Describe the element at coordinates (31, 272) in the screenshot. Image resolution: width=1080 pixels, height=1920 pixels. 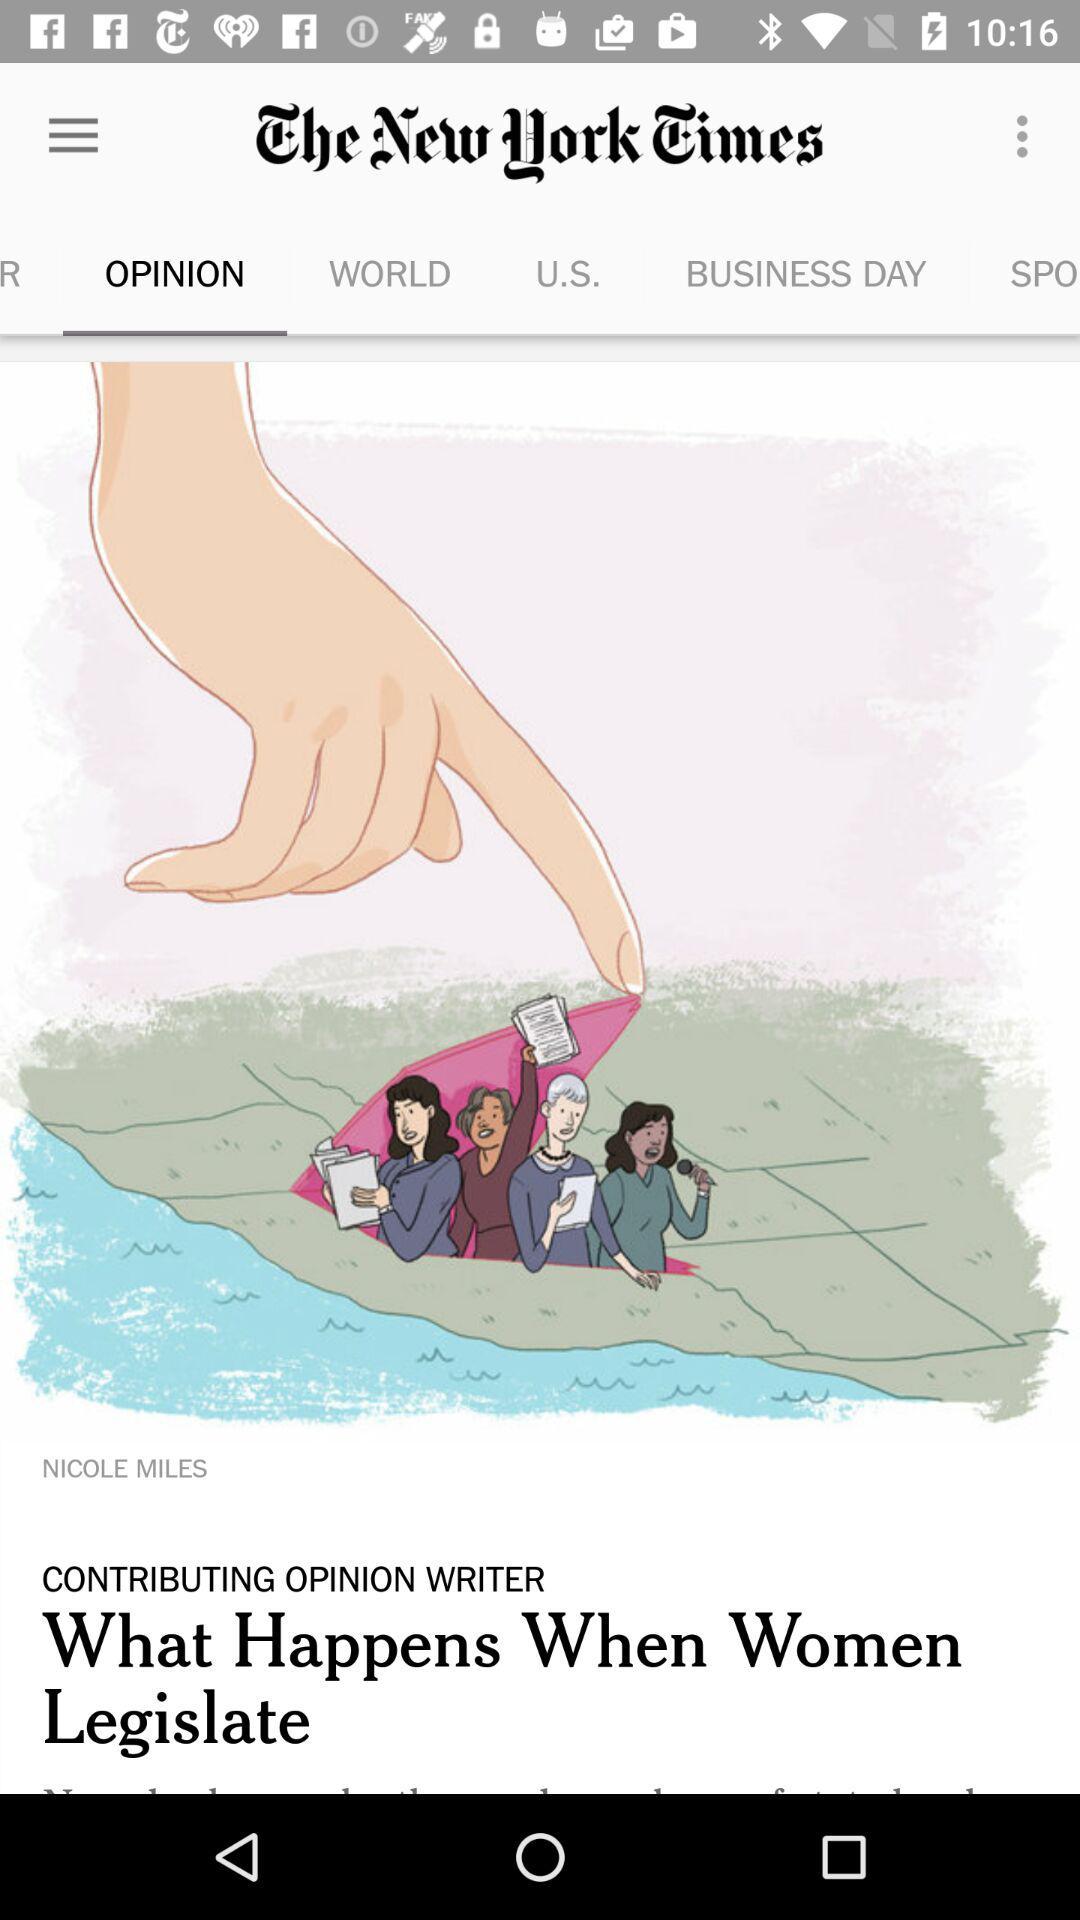
I see `the item to the left of the opinion item` at that location.